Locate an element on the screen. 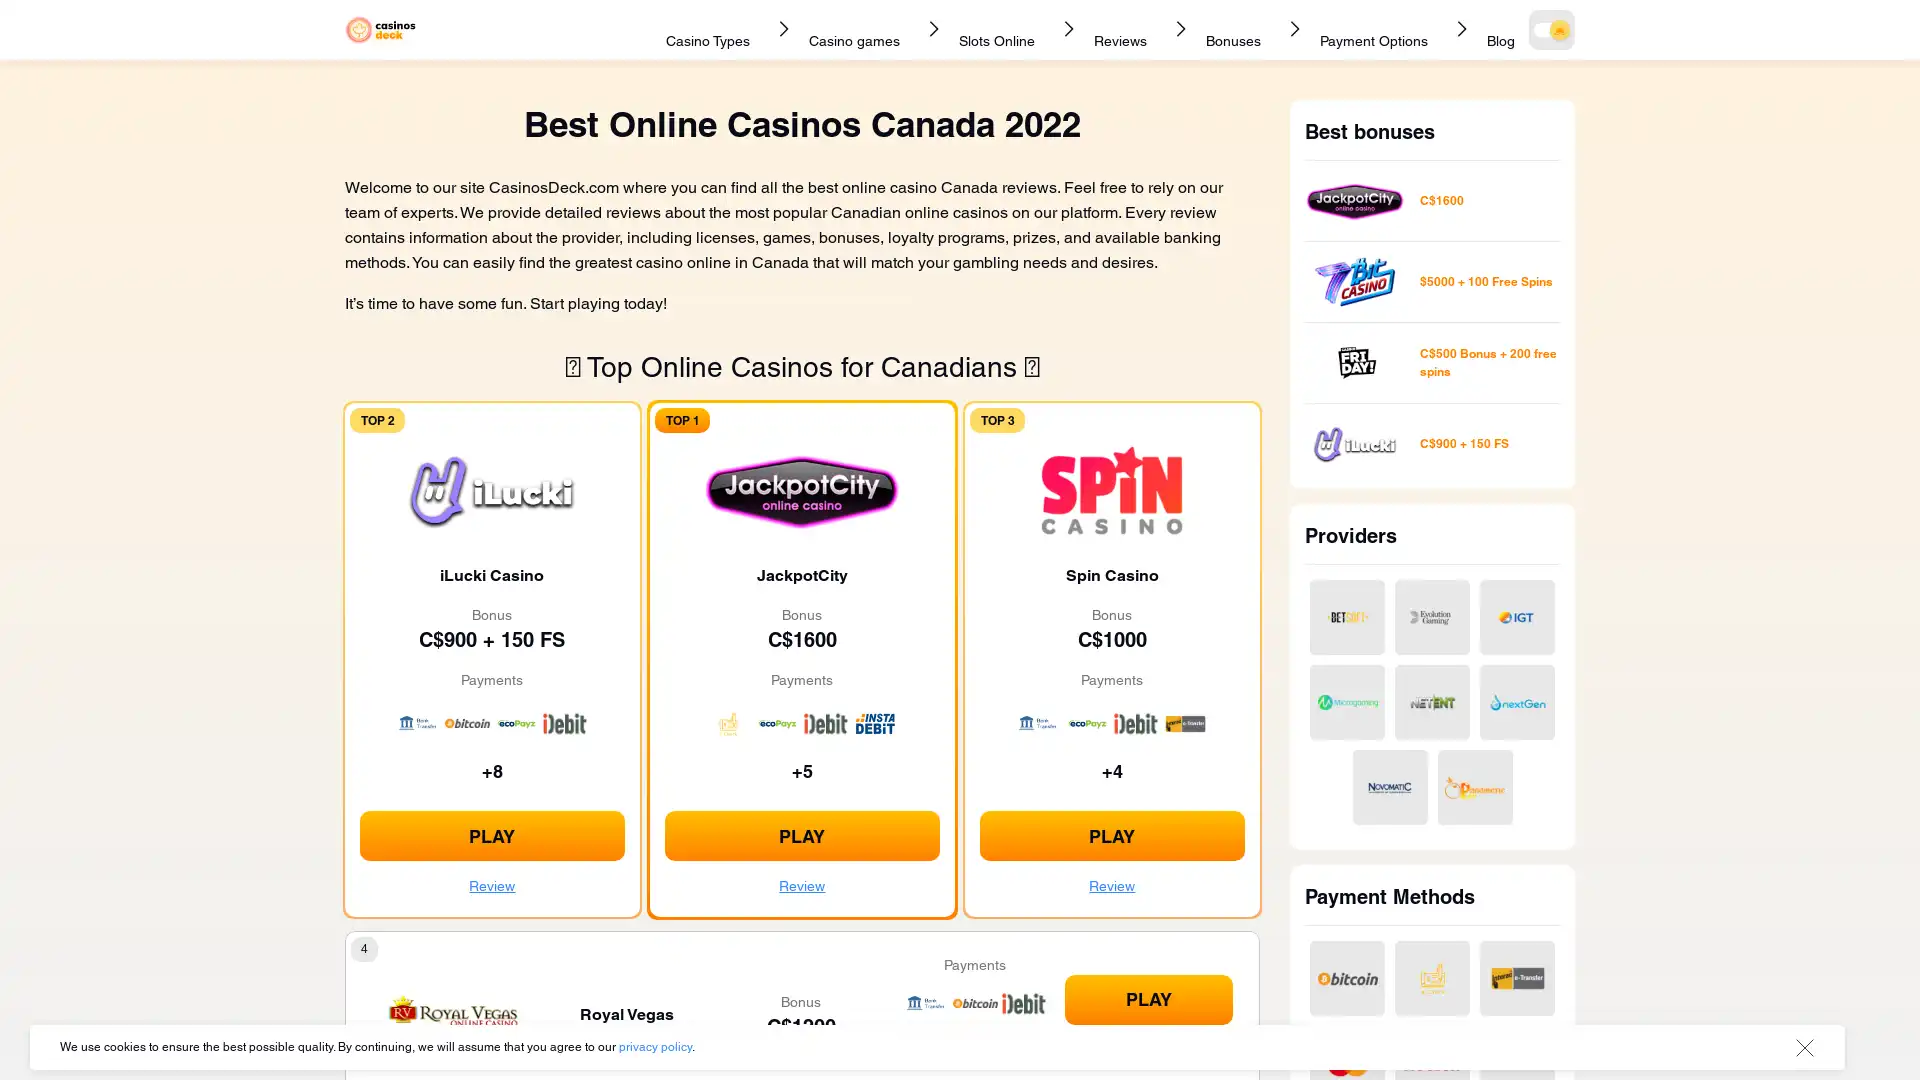 The width and height of the screenshot is (1920, 1080). PLAY is located at coordinates (491, 836).